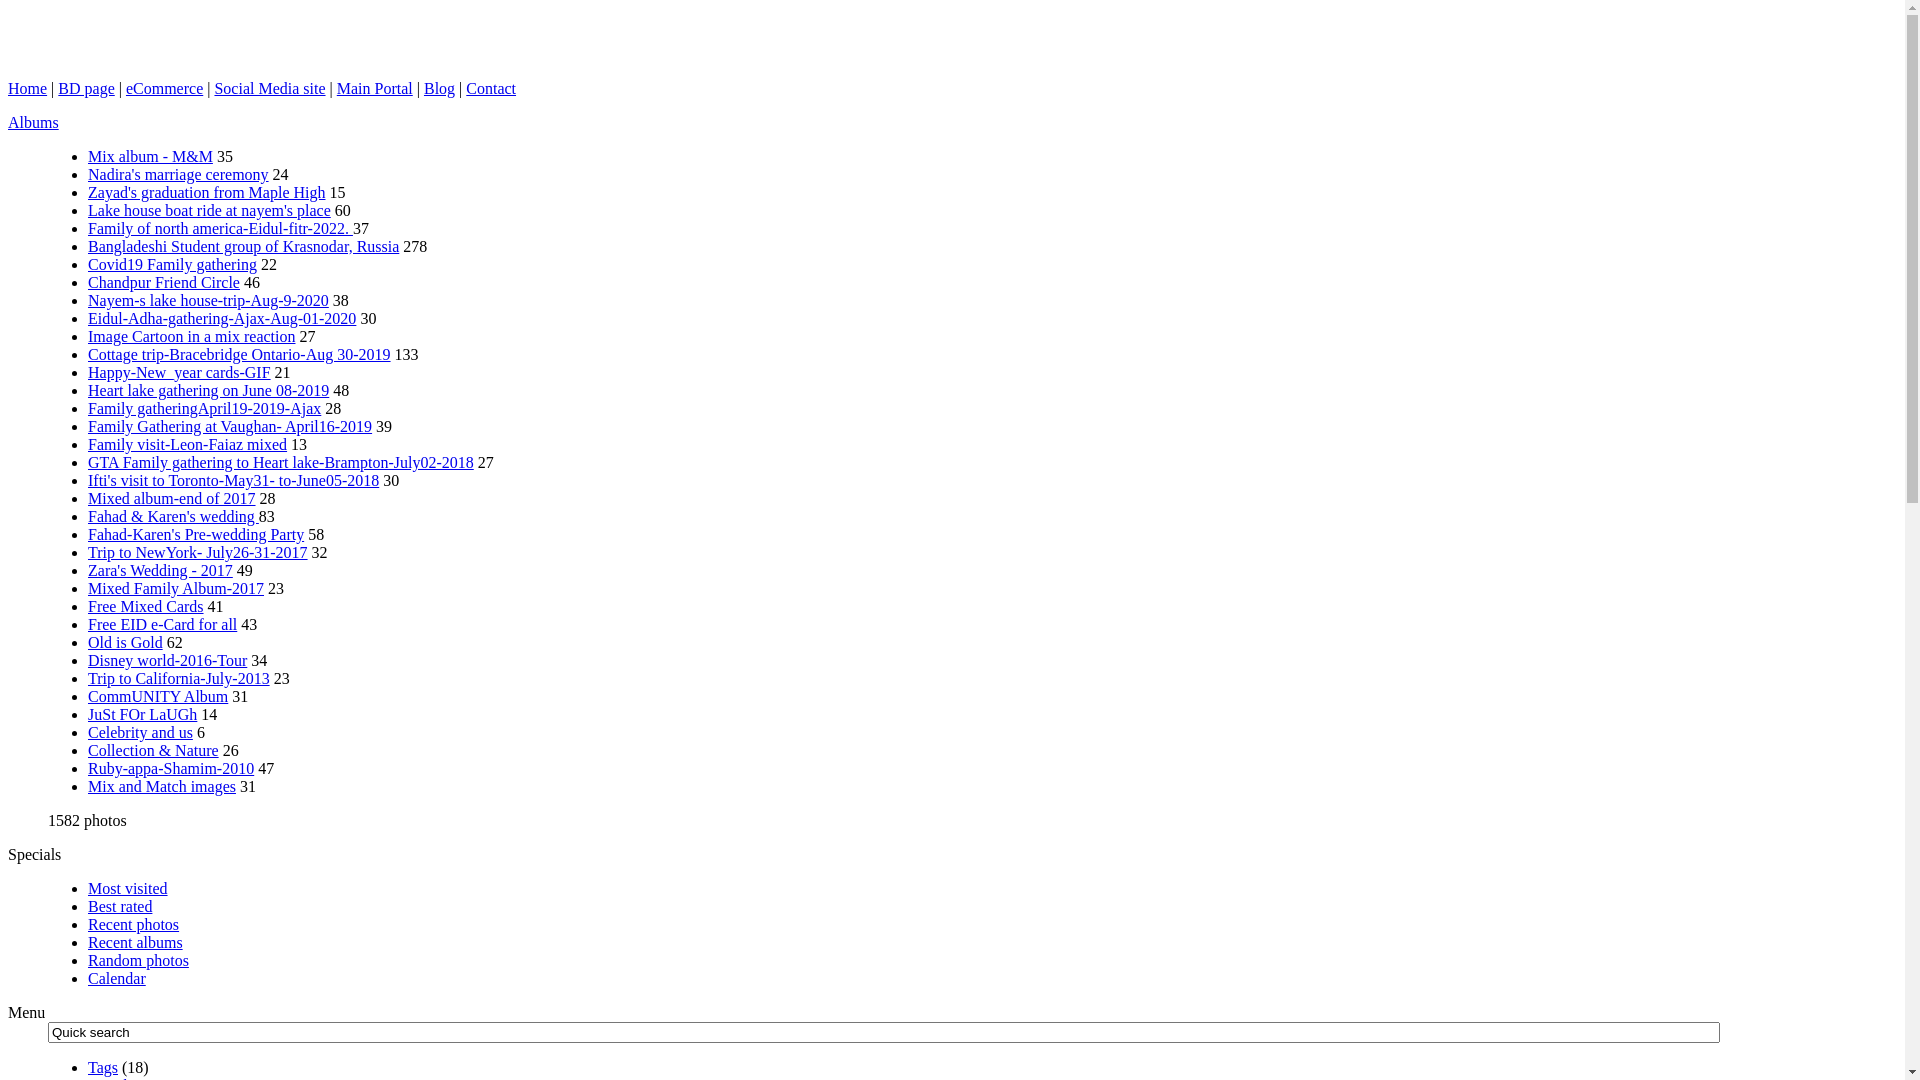 Image resolution: width=1920 pixels, height=1080 pixels. What do you see at coordinates (86, 924) in the screenshot?
I see `'Recent photos'` at bounding box center [86, 924].